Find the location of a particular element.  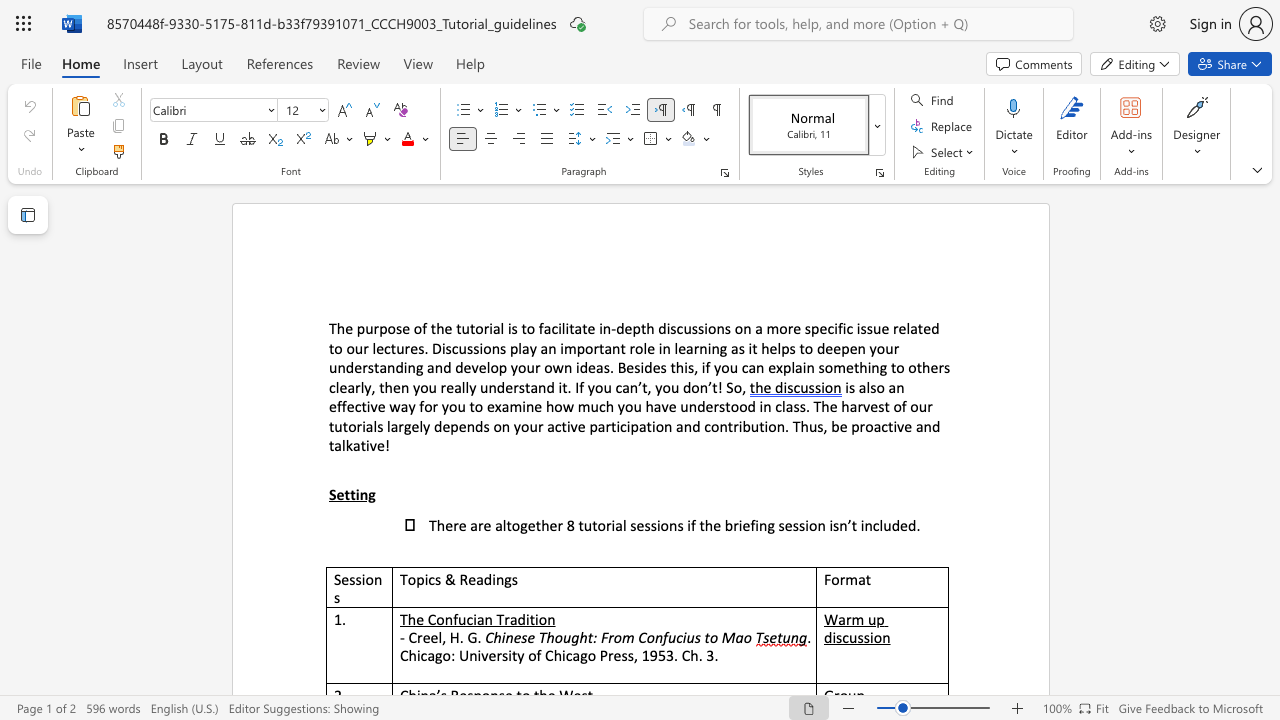

the subset text "Pres" within the text ". Chicago: University of Chicago Press, 1953. Ch. 3." is located at coordinates (598, 655).